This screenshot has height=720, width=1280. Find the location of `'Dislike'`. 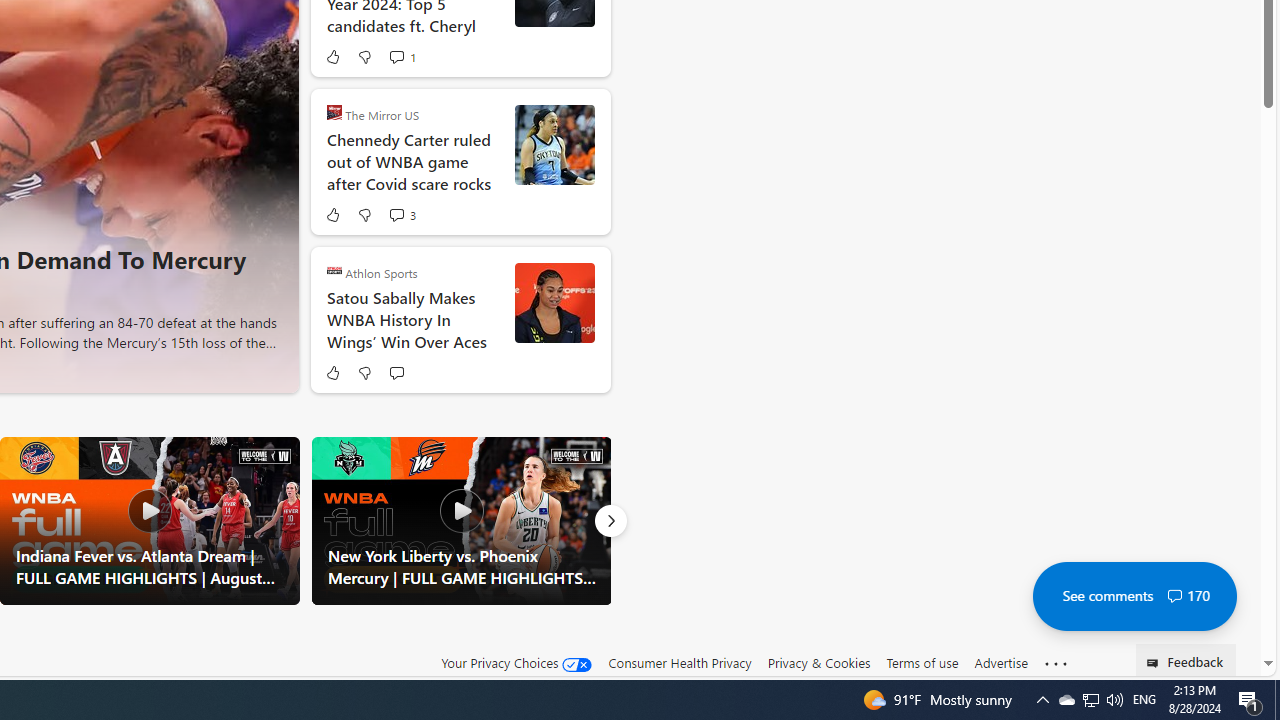

'Dislike' is located at coordinates (364, 372).